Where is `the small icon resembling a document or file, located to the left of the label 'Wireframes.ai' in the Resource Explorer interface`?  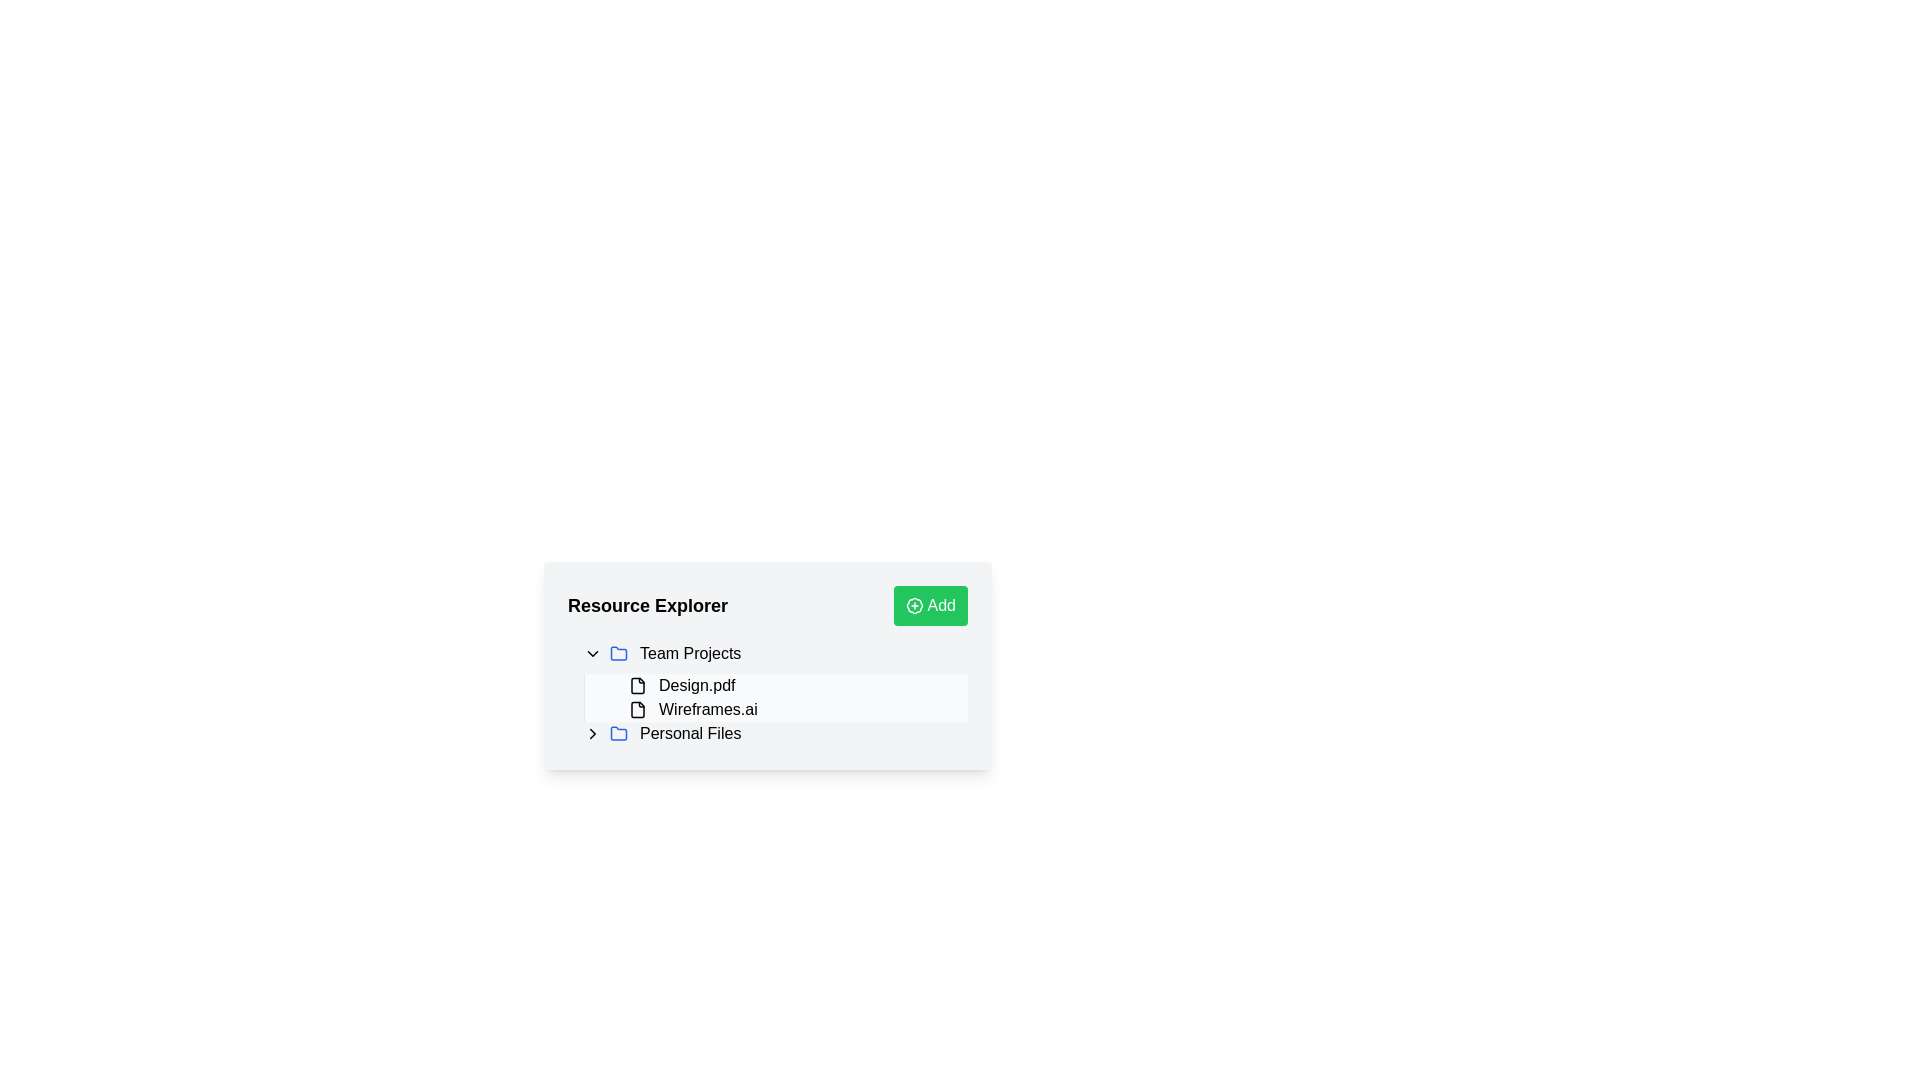
the small icon resembling a document or file, located to the left of the label 'Wireframes.ai' in the Resource Explorer interface is located at coordinates (637, 708).